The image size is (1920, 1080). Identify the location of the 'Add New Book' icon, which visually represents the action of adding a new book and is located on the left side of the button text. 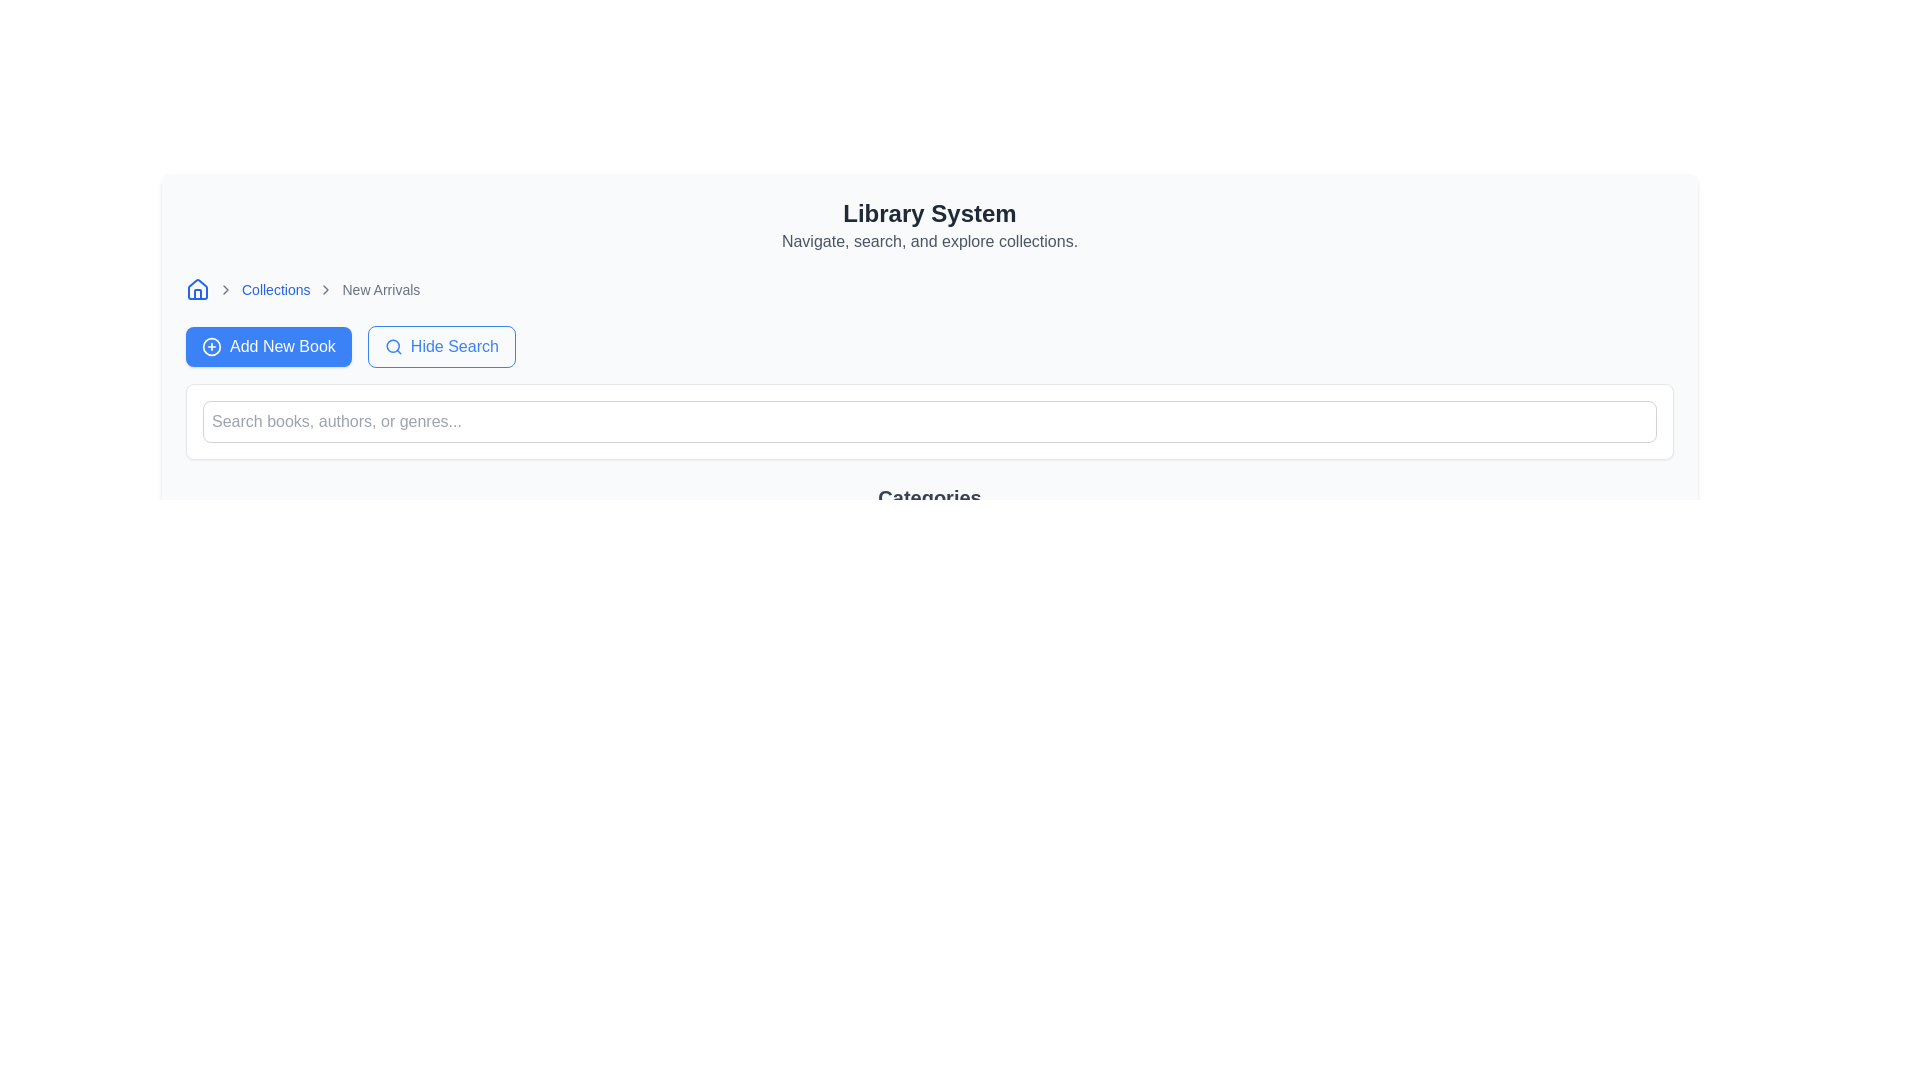
(211, 346).